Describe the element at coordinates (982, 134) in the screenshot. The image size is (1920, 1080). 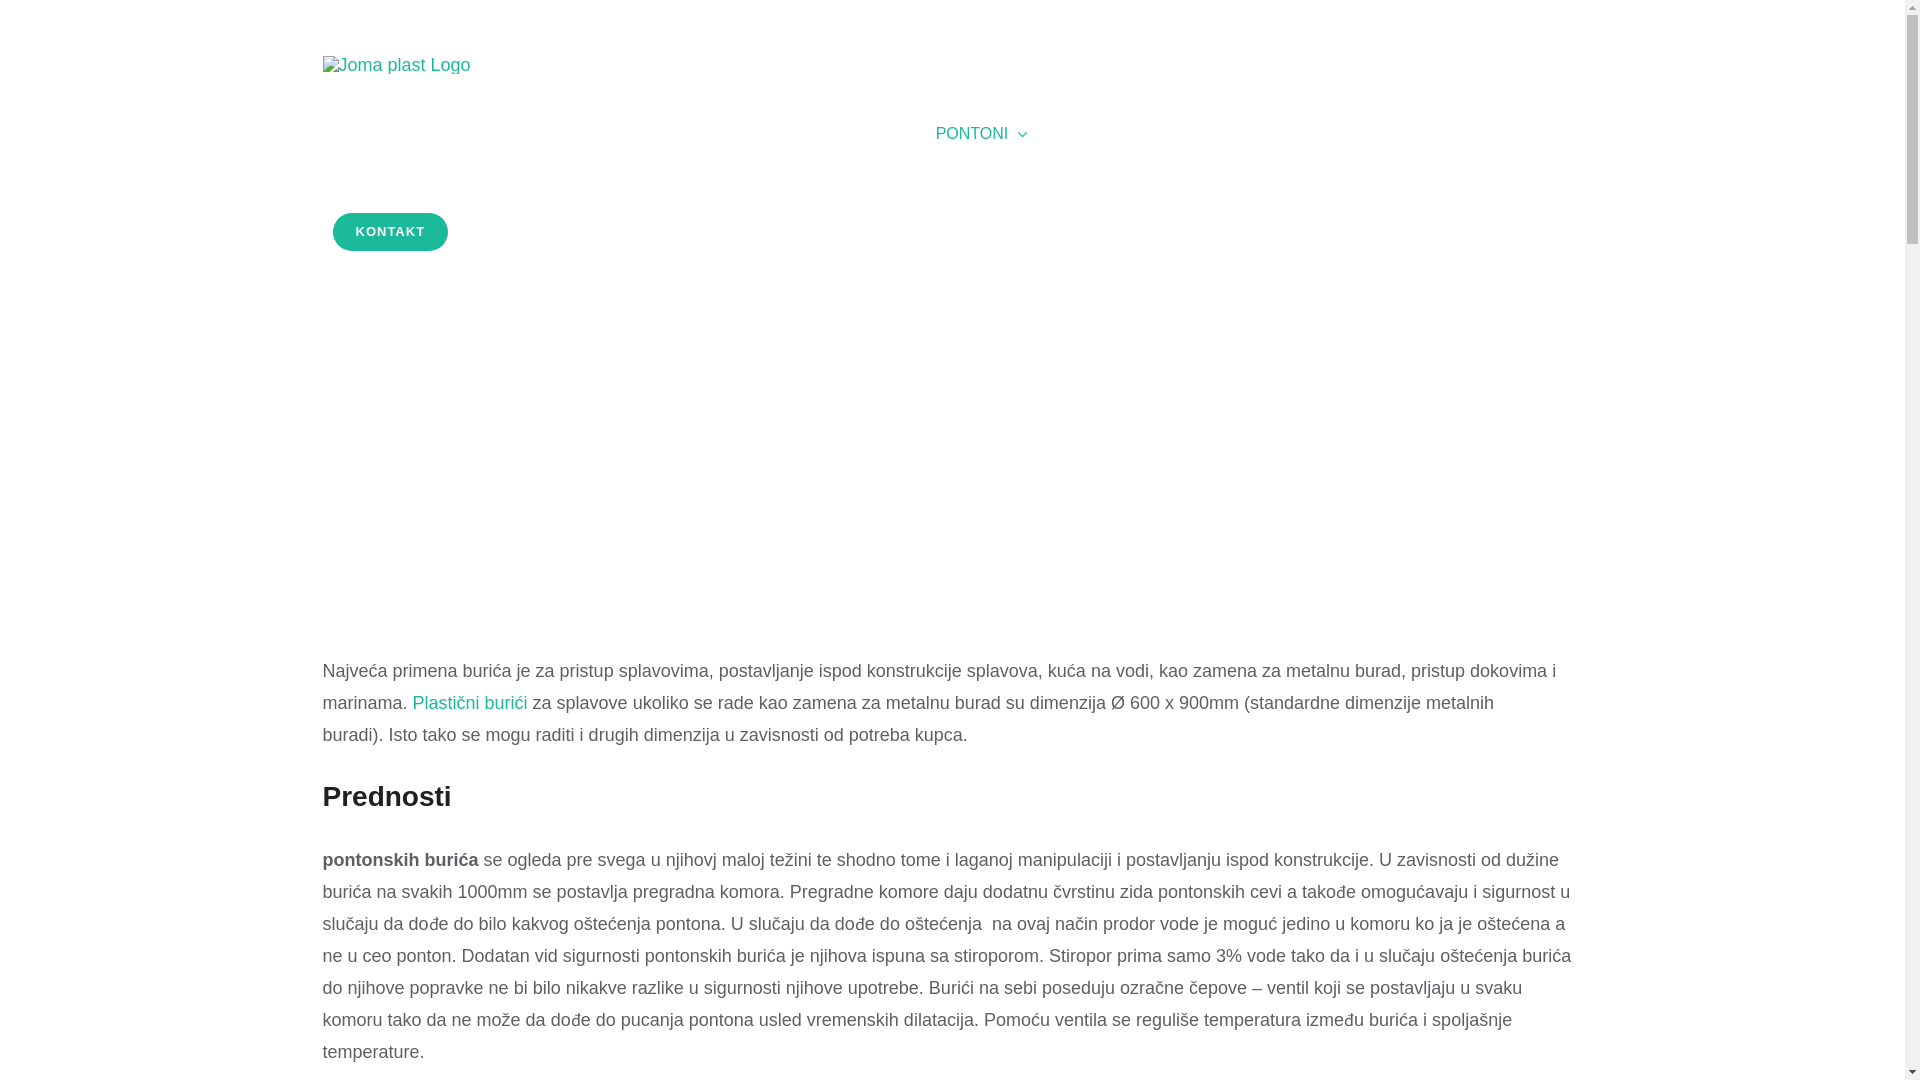
I see `'PONTONI'` at that location.